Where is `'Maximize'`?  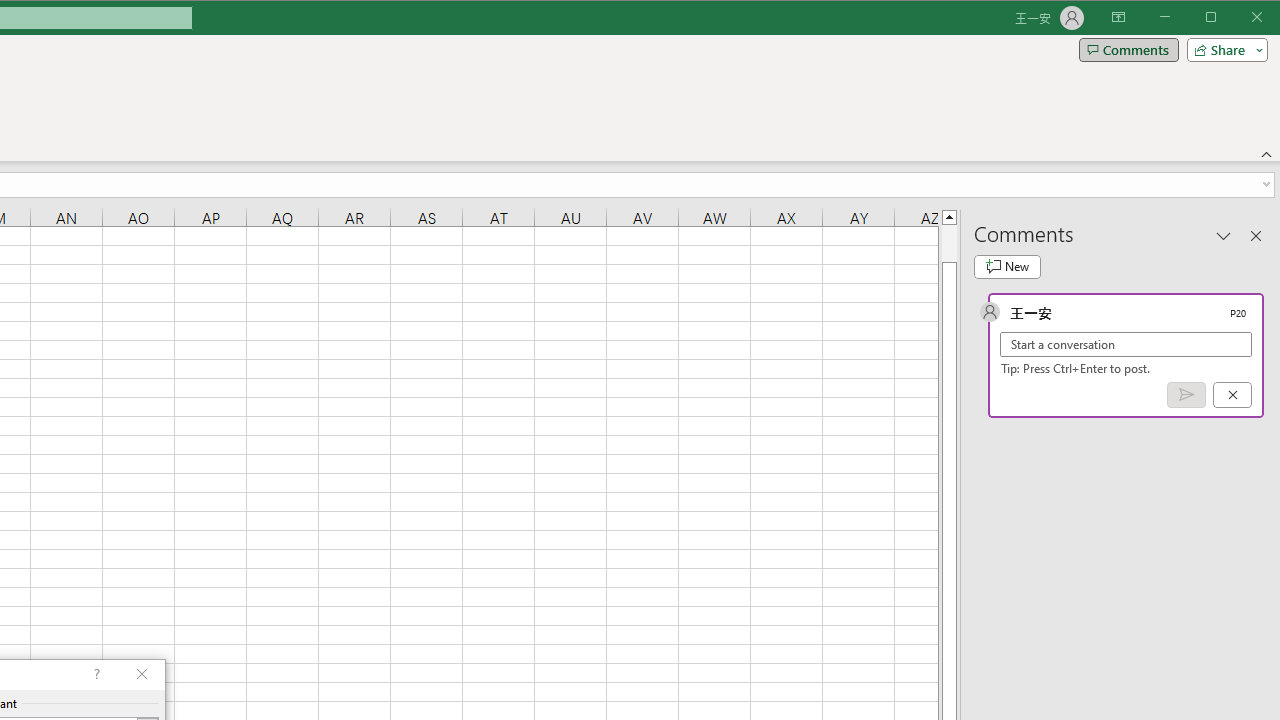 'Maximize' is located at coordinates (1238, 19).